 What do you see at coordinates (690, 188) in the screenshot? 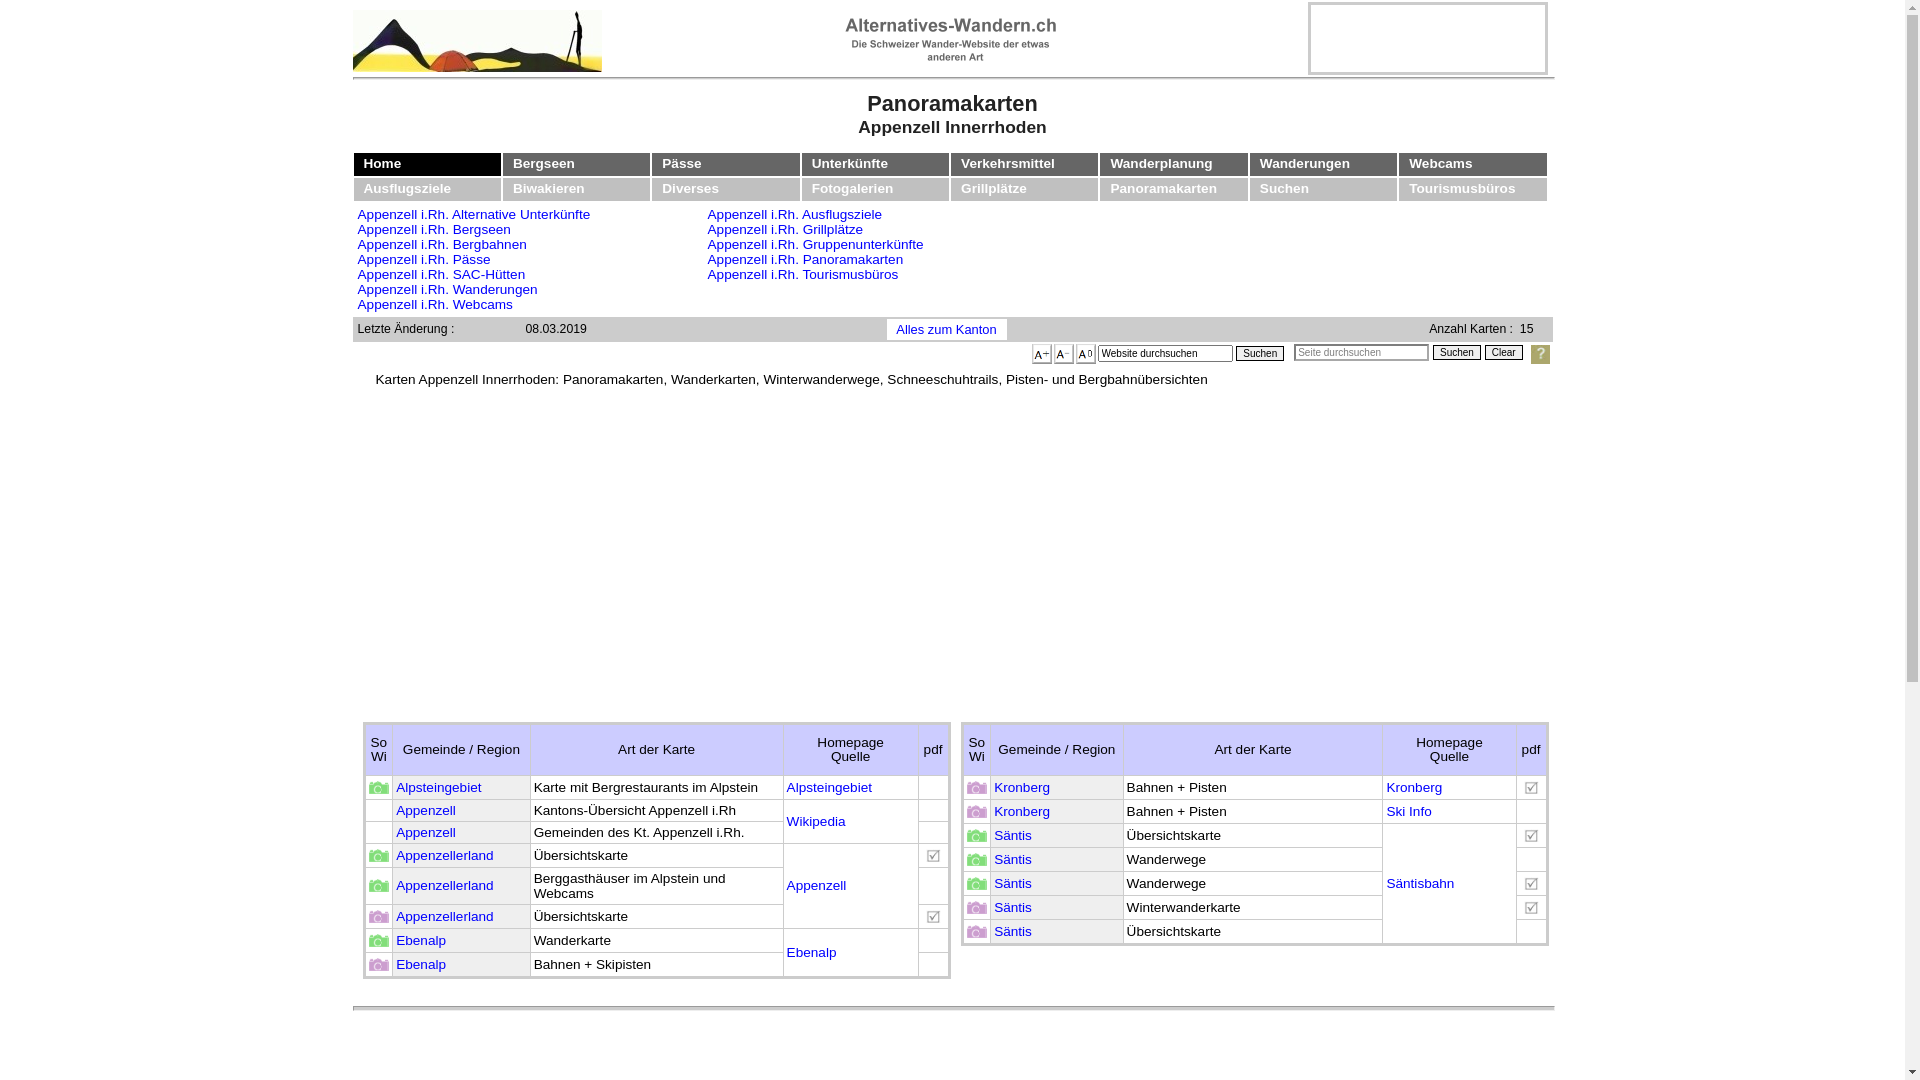
I see `'Diverses'` at bounding box center [690, 188].